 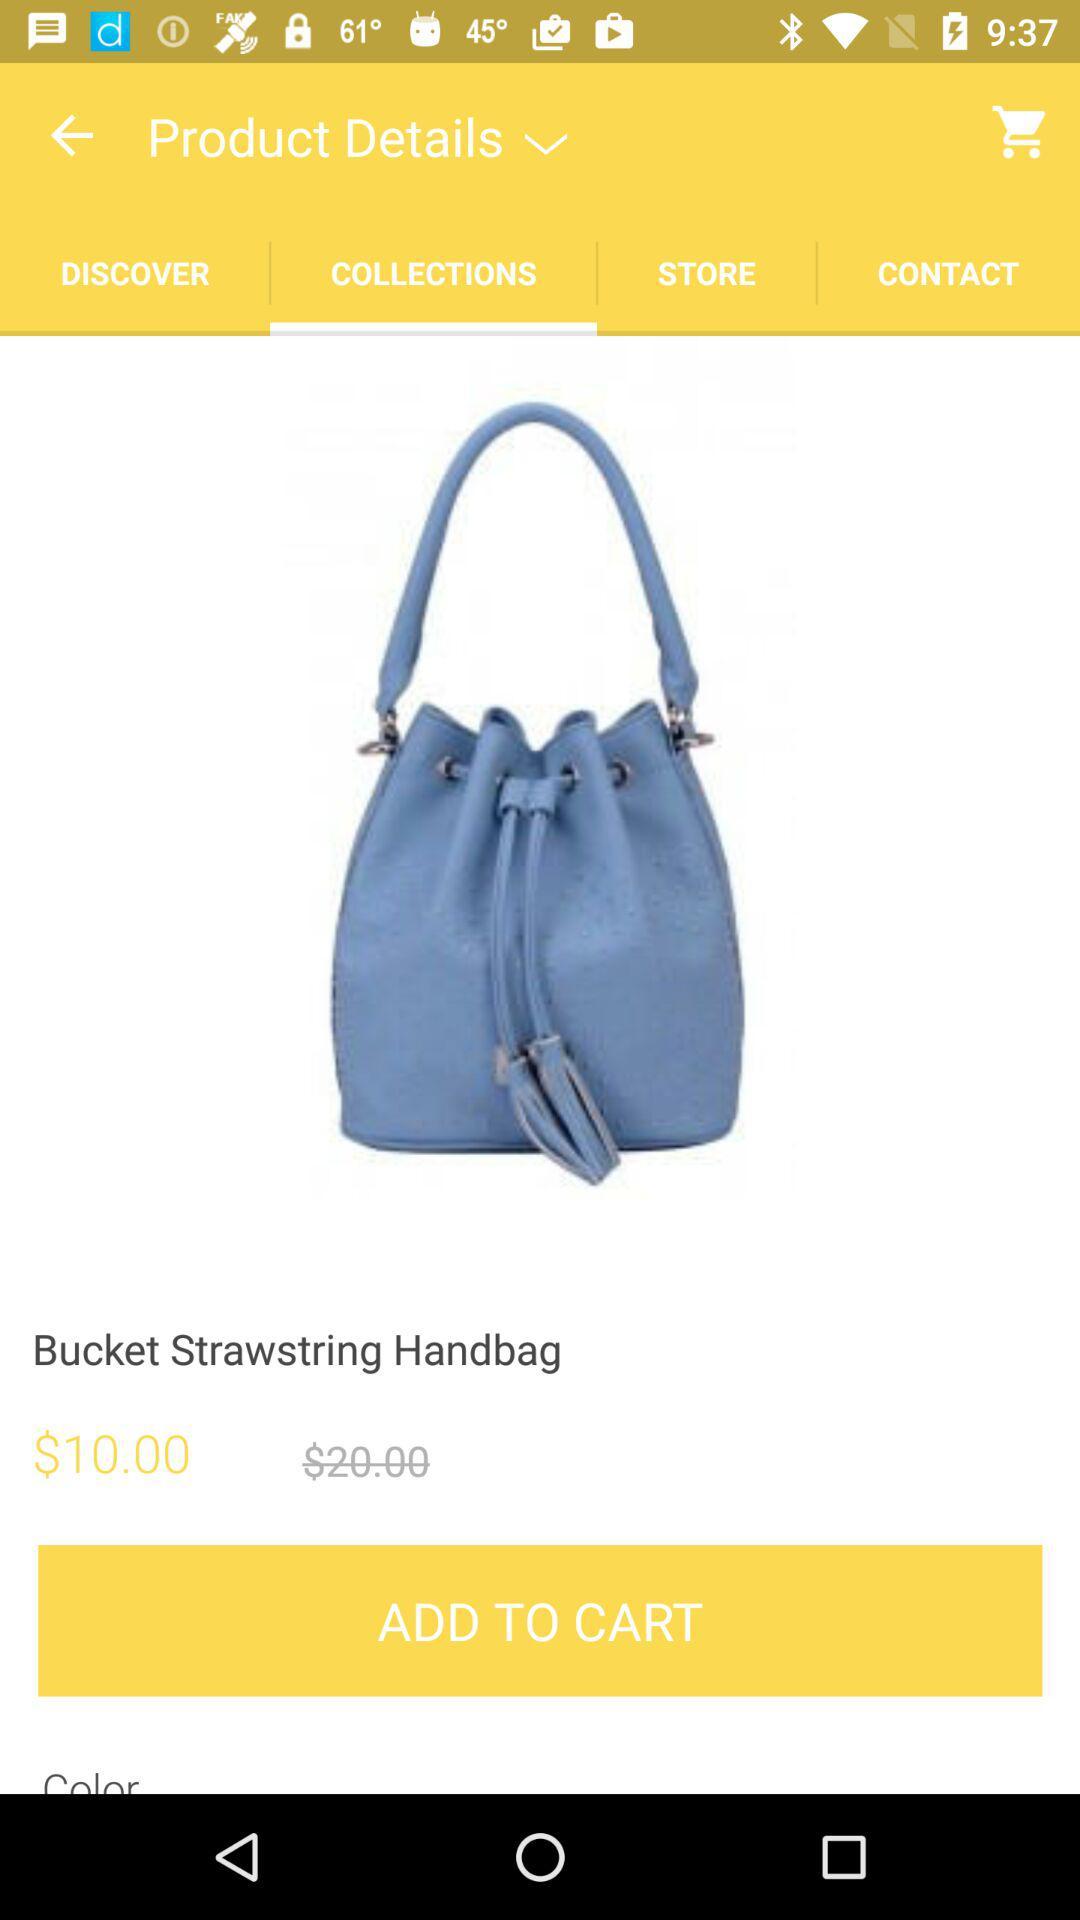 What do you see at coordinates (1022, 131) in the screenshot?
I see `the icon which is at the top right of the page` at bounding box center [1022, 131].